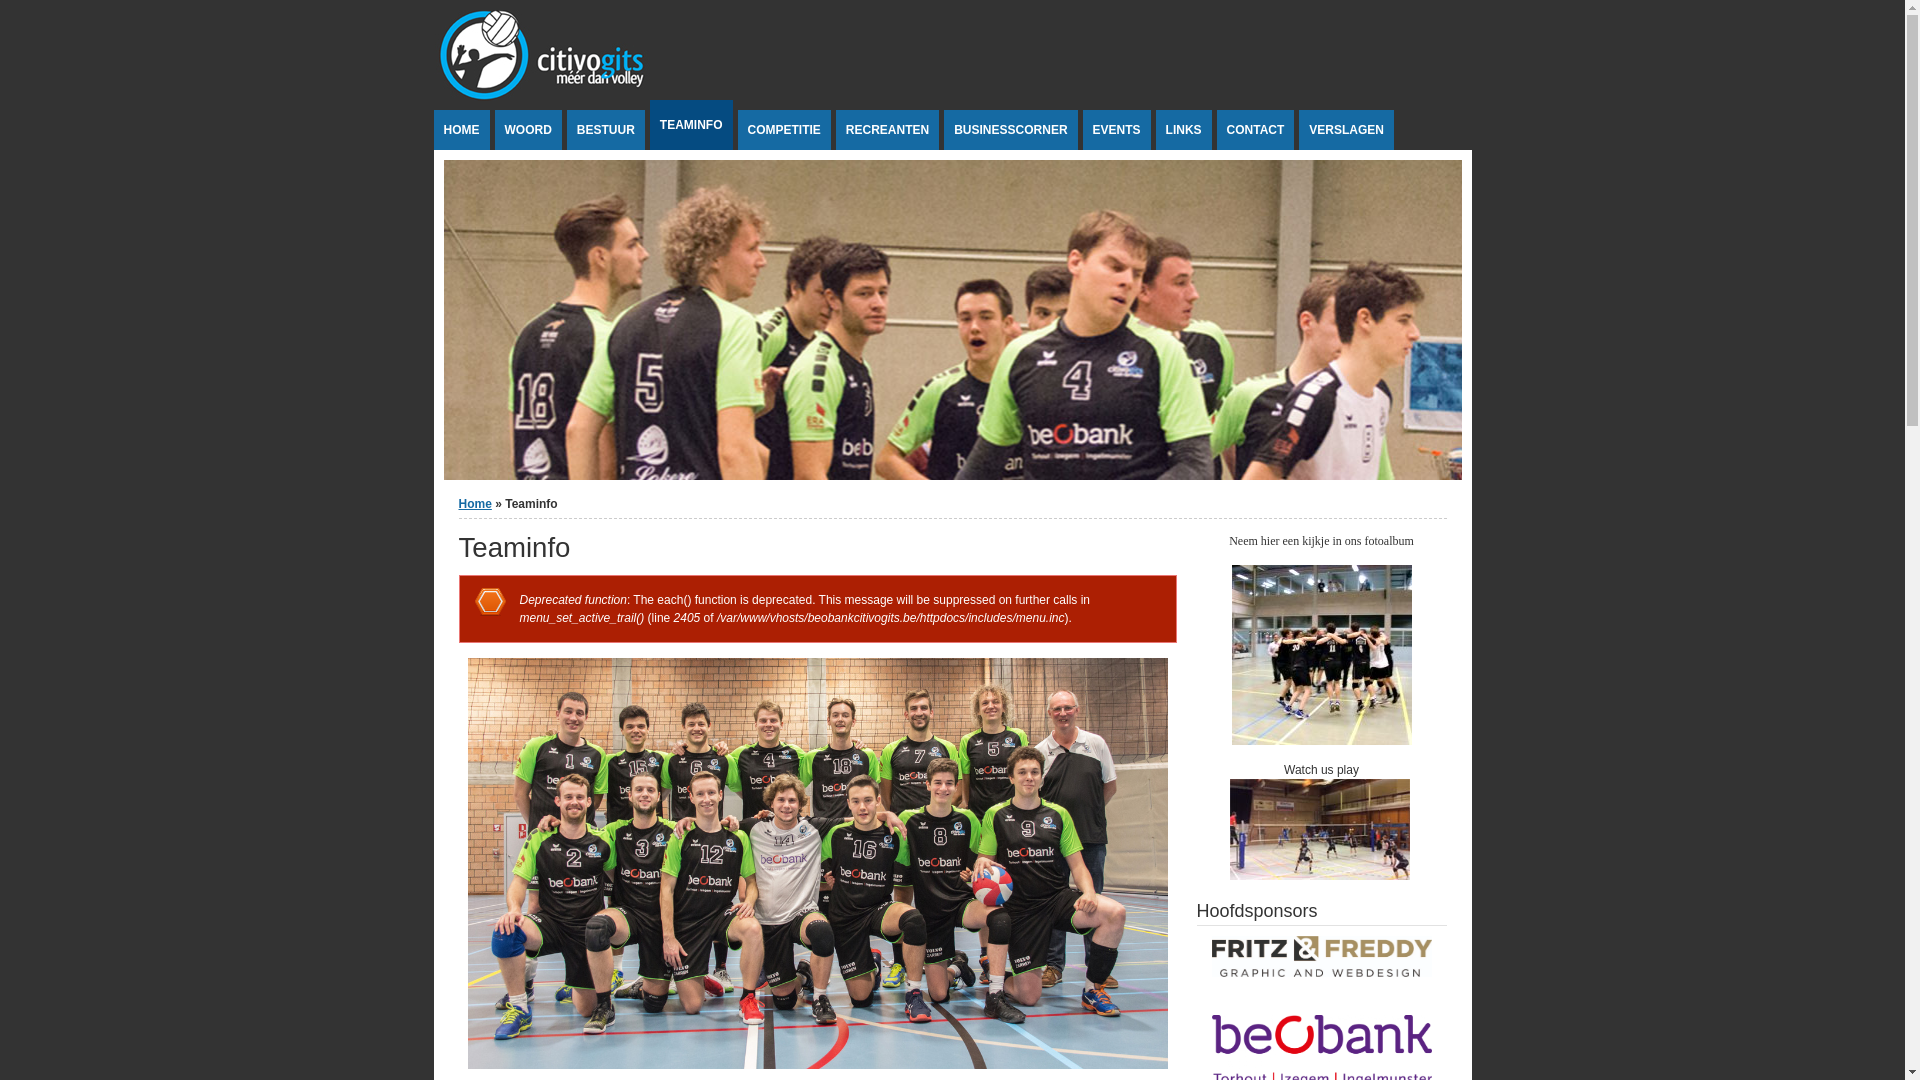  Describe the element at coordinates (1210, 979) in the screenshot. I see `'Fritz and Freddy'` at that location.